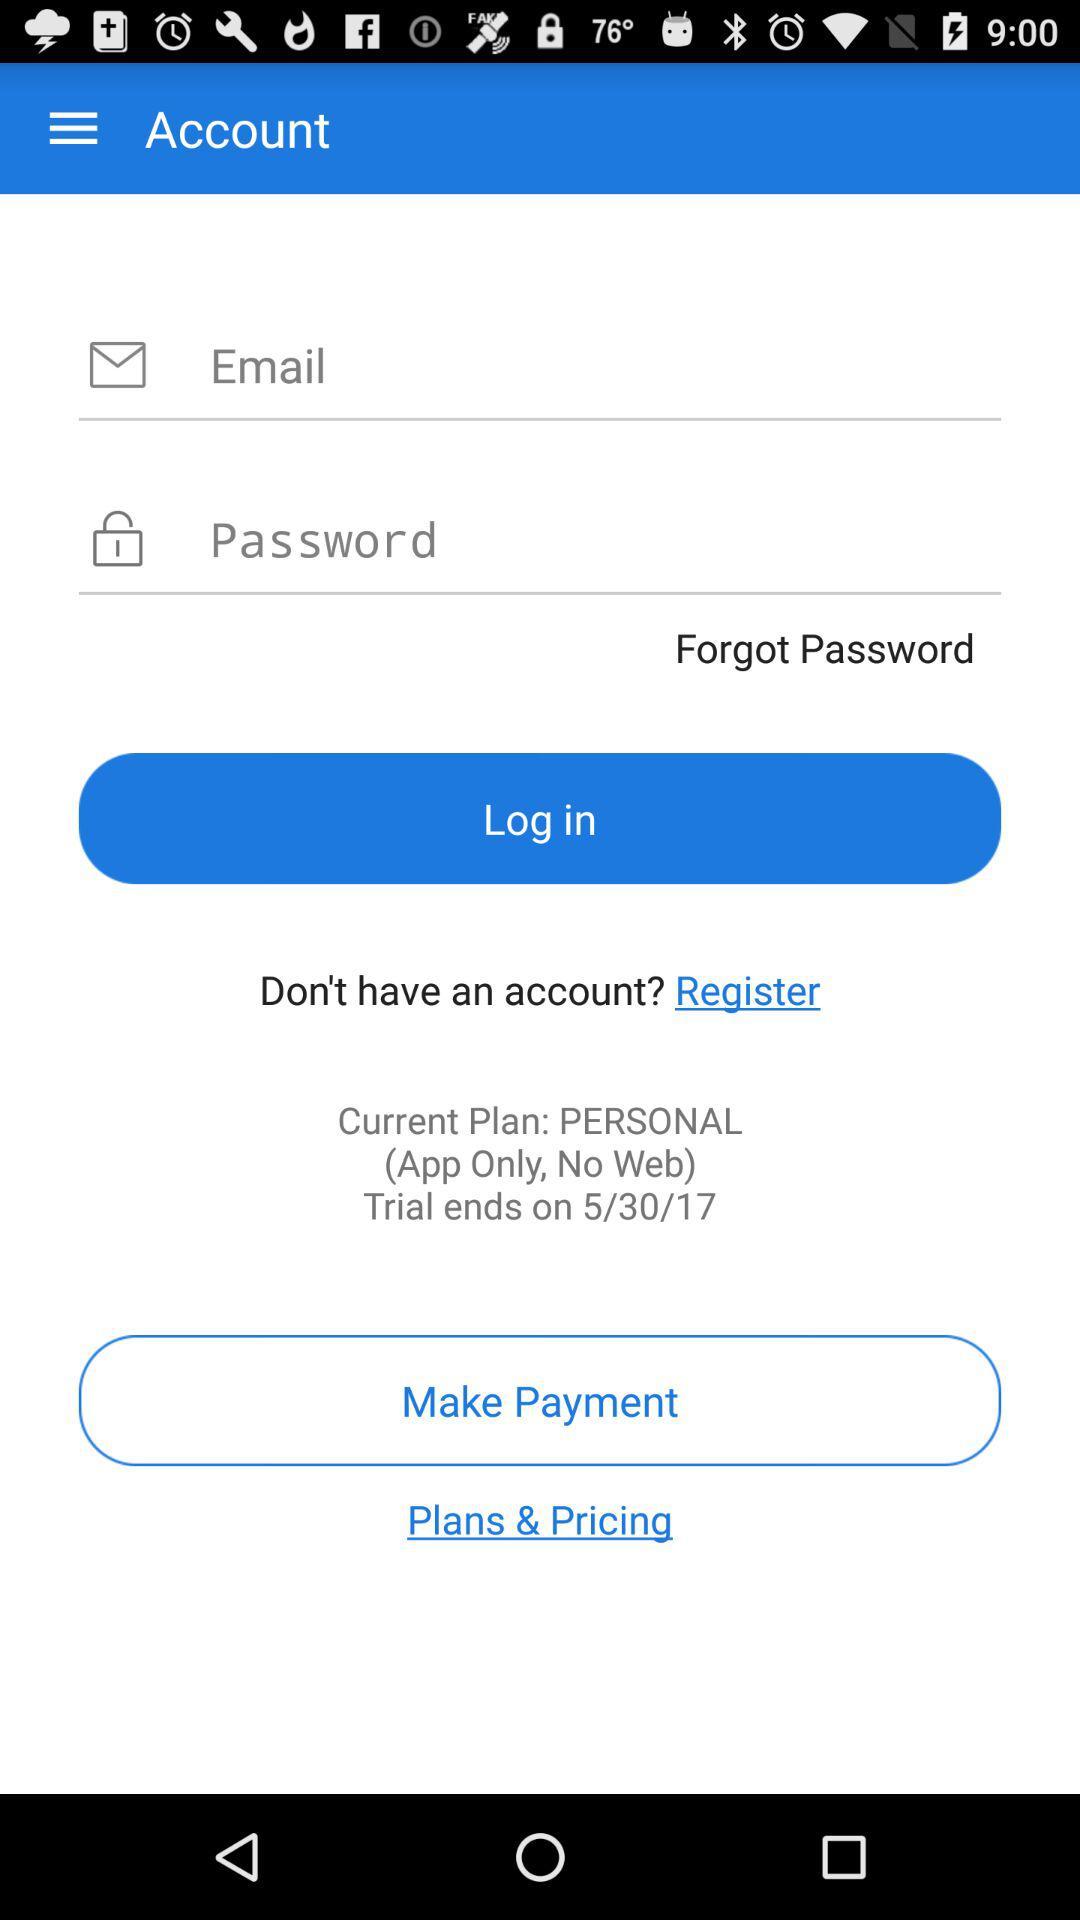 Image resolution: width=1080 pixels, height=1920 pixels. I want to click on enter, so click(604, 364).